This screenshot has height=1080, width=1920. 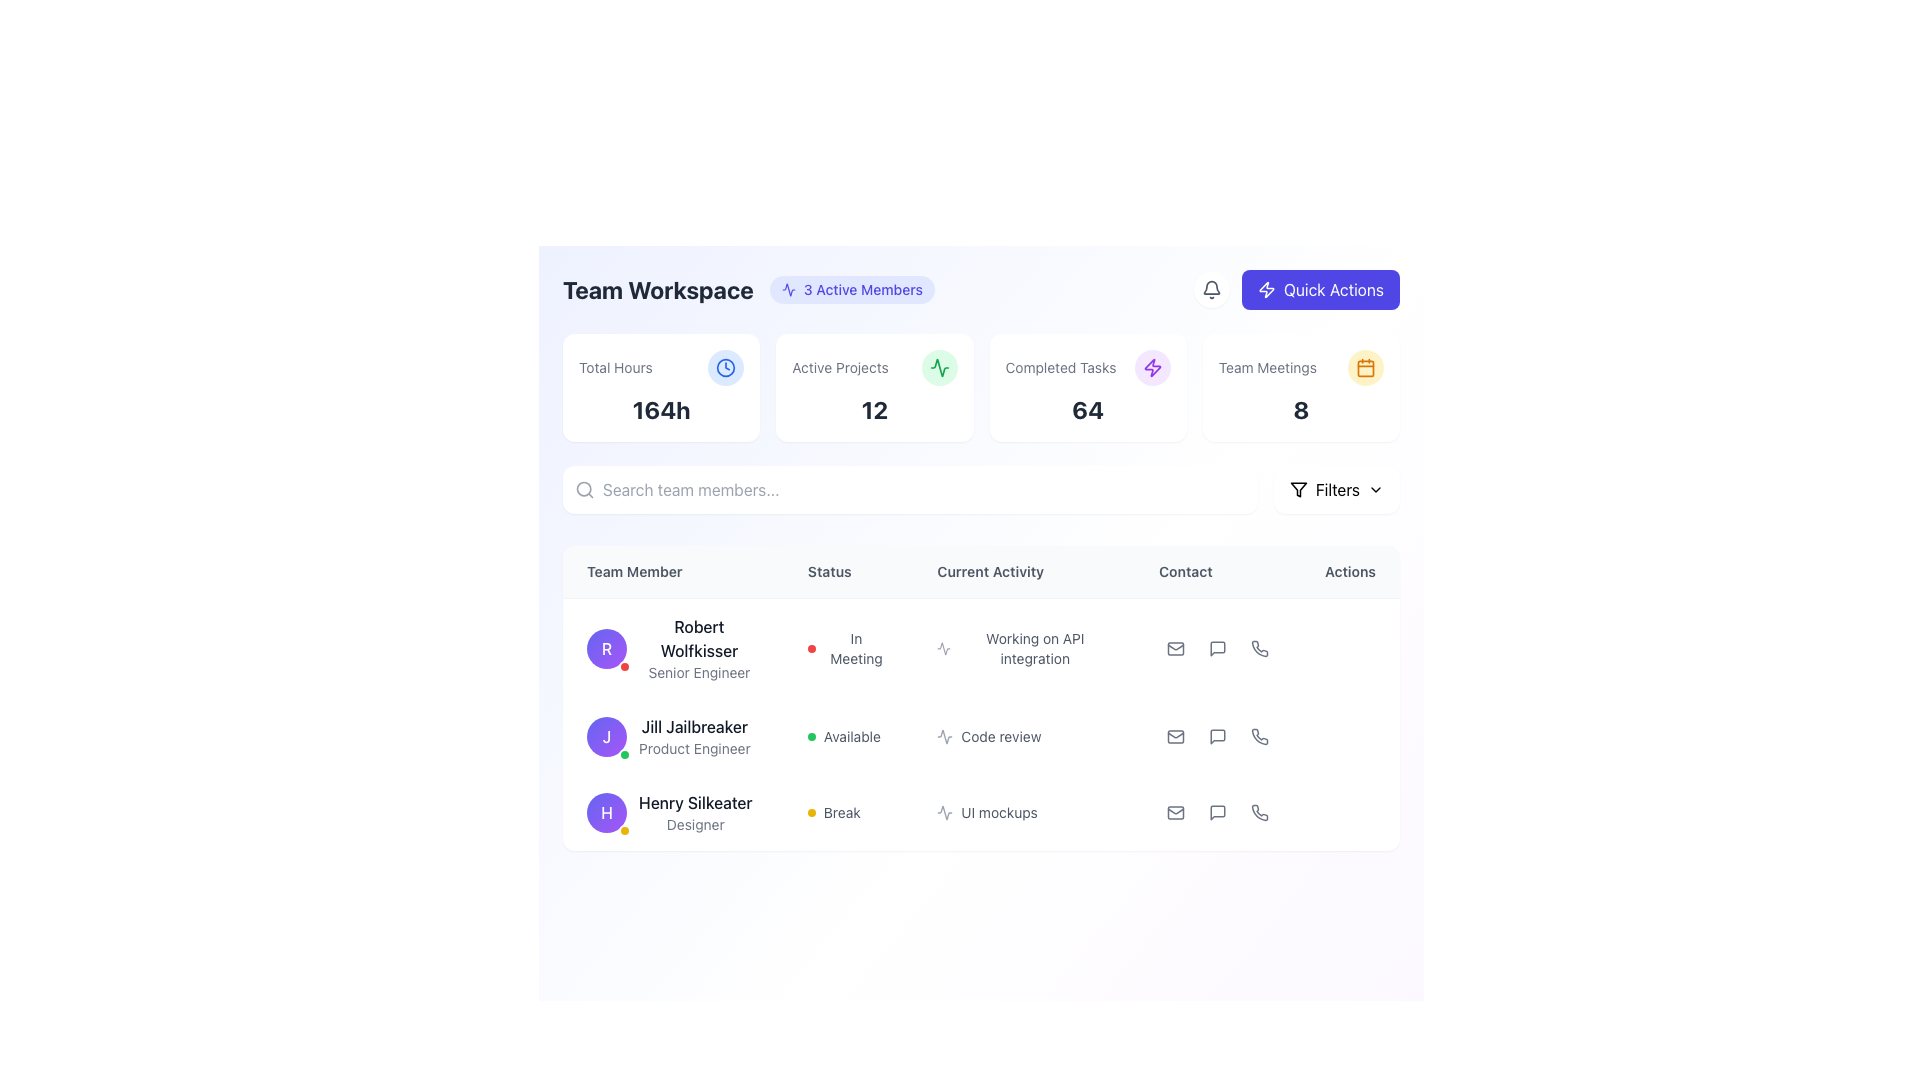 I want to click on the text label displaying 'Break' in gray font, located in the 'Status' column for 'Henry Silketer, Designer', positioned to the right of the yellow circular status icon, so click(x=842, y=813).